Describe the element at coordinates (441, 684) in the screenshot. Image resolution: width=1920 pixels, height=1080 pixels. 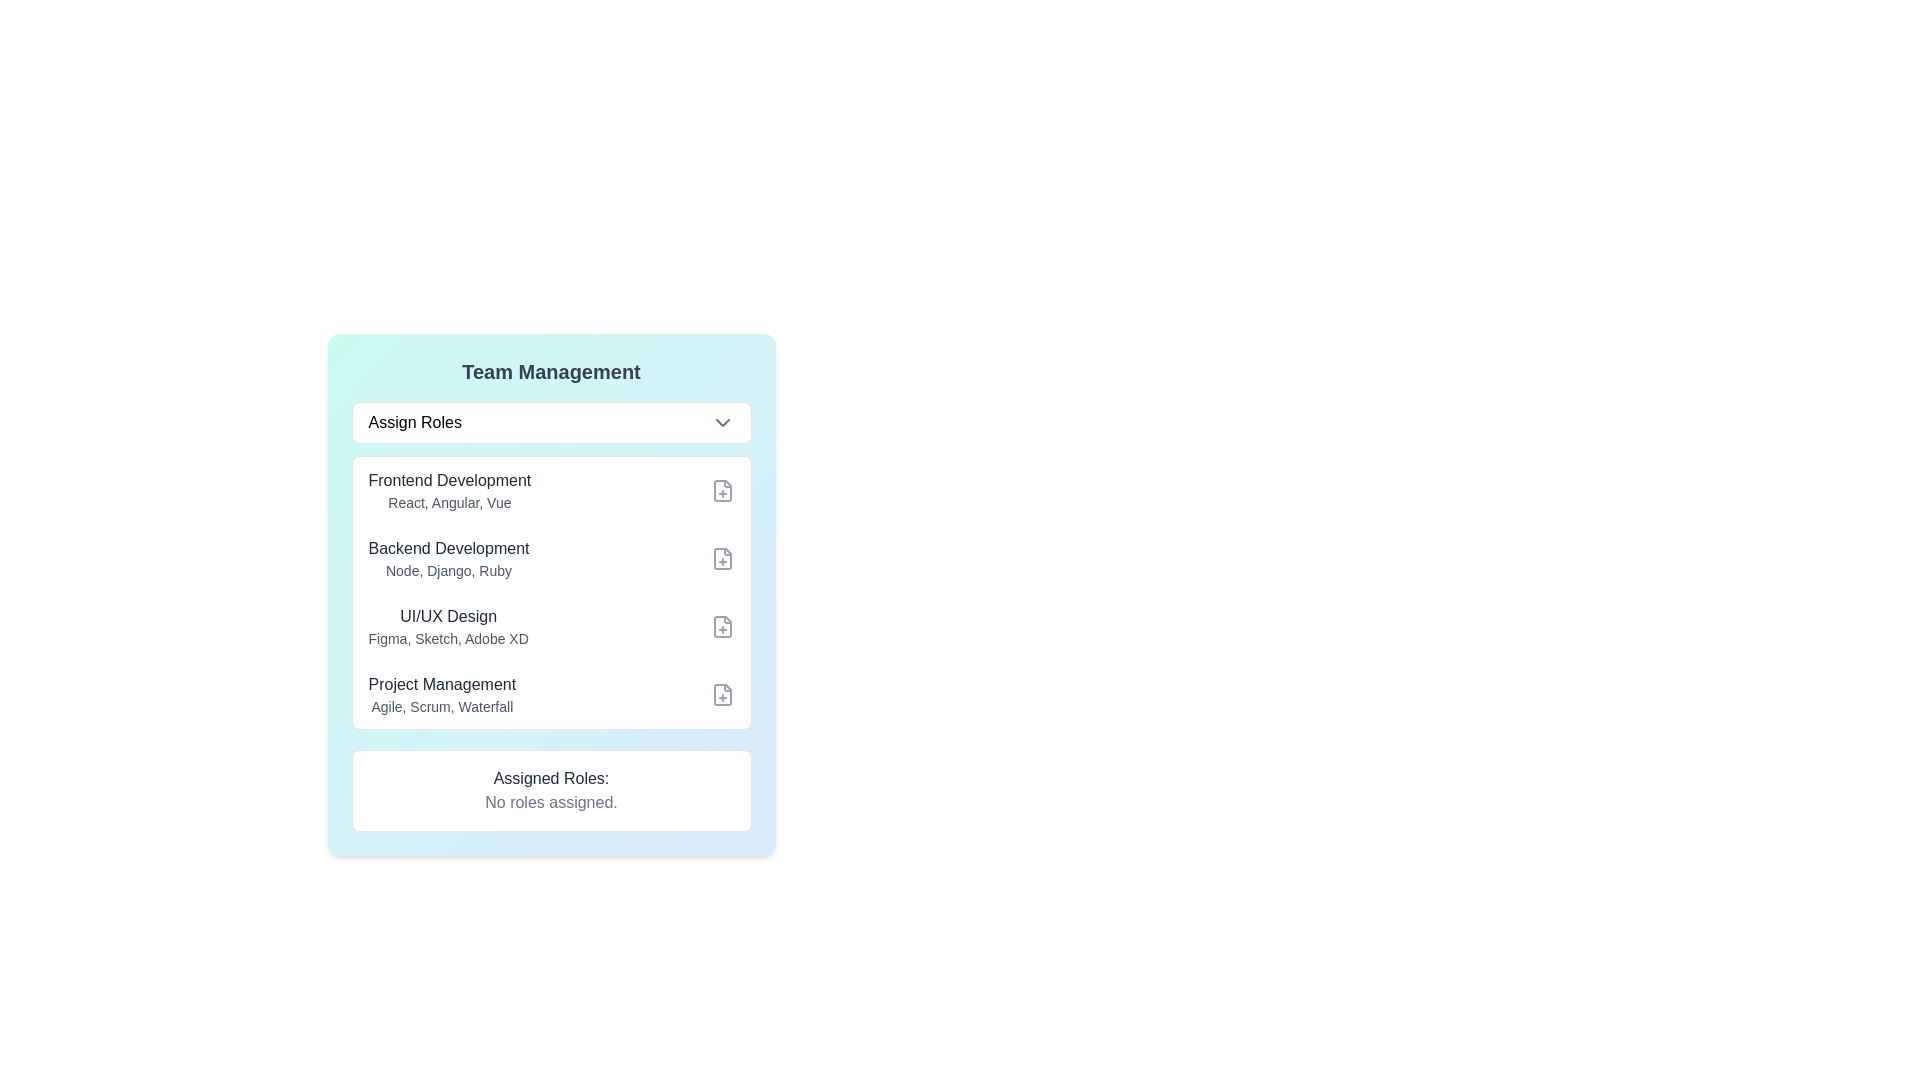
I see `the text label that denotes the 'Project Management' section, positioned fourth in the list under 'Team Management'` at that location.